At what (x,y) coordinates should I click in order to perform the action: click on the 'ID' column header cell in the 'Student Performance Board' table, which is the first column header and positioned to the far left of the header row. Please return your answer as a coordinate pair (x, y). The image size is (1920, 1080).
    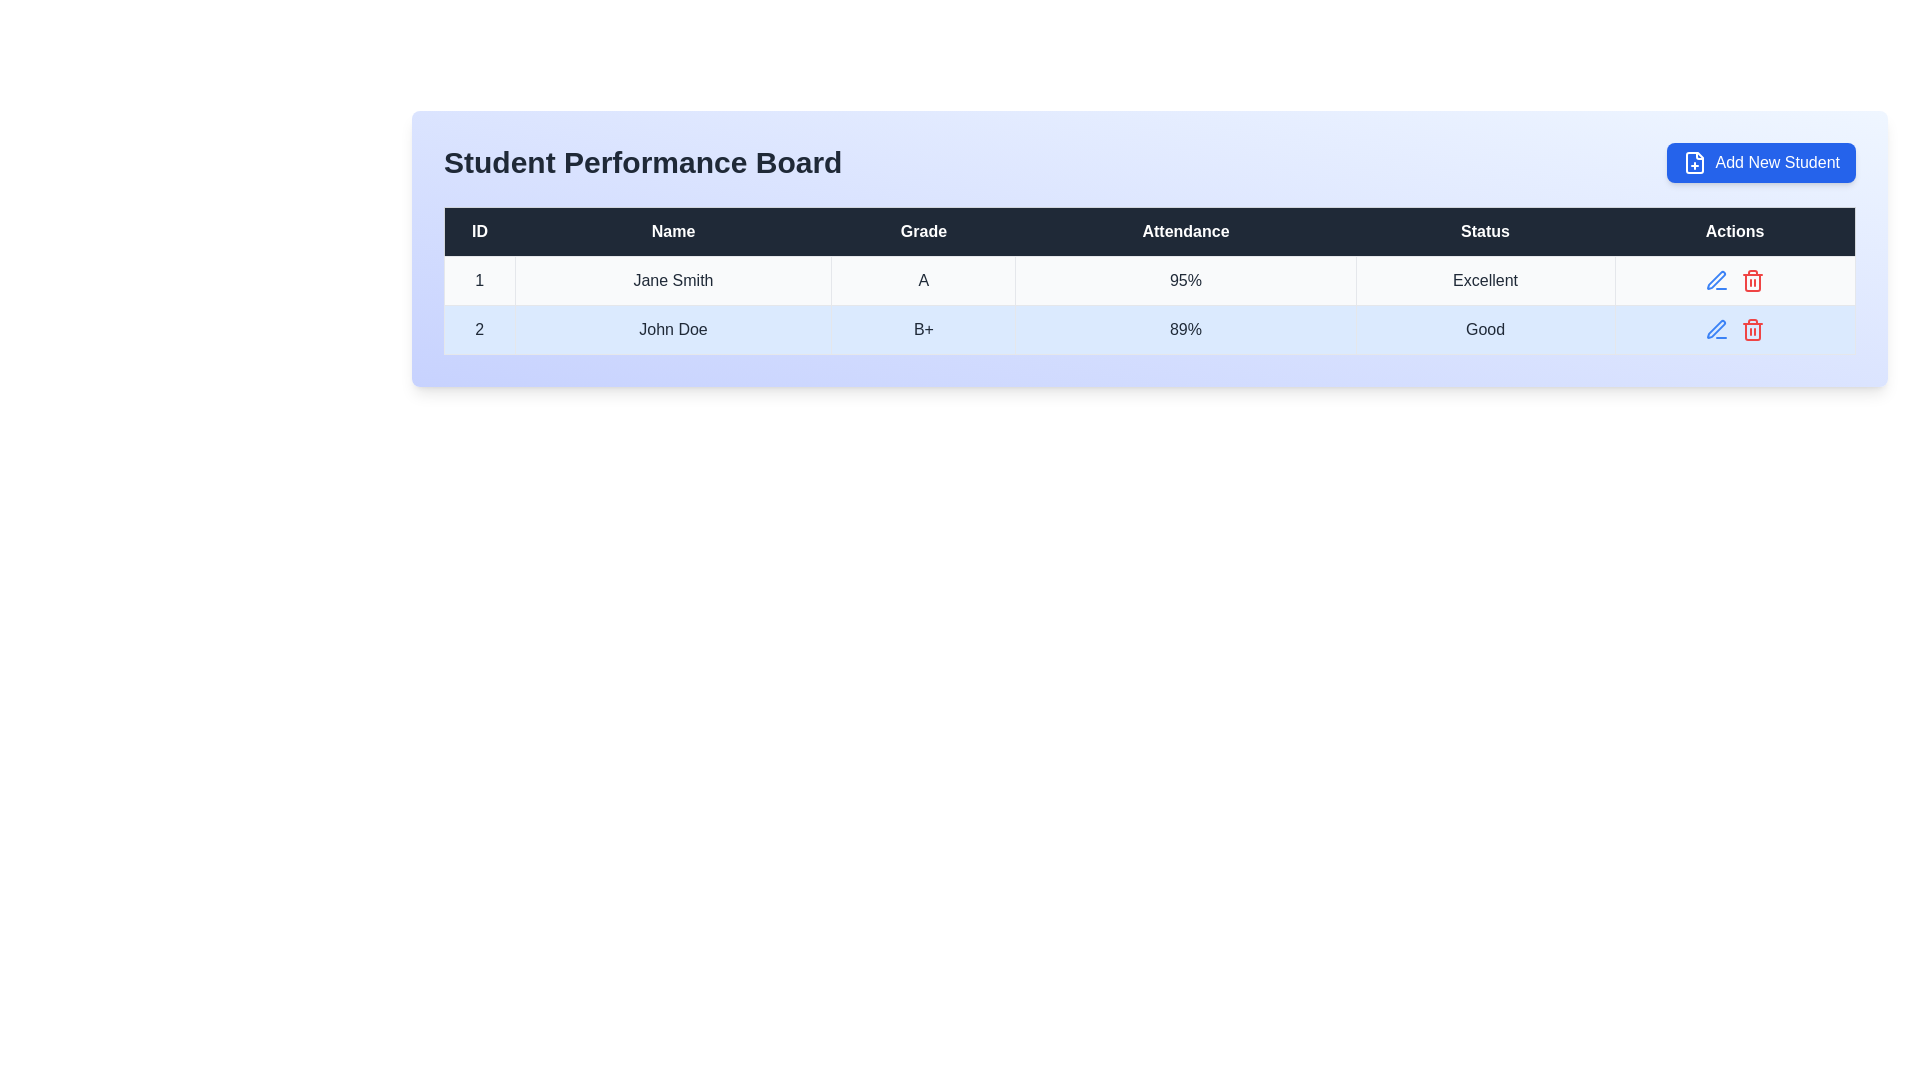
    Looking at the image, I should click on (478, 230).